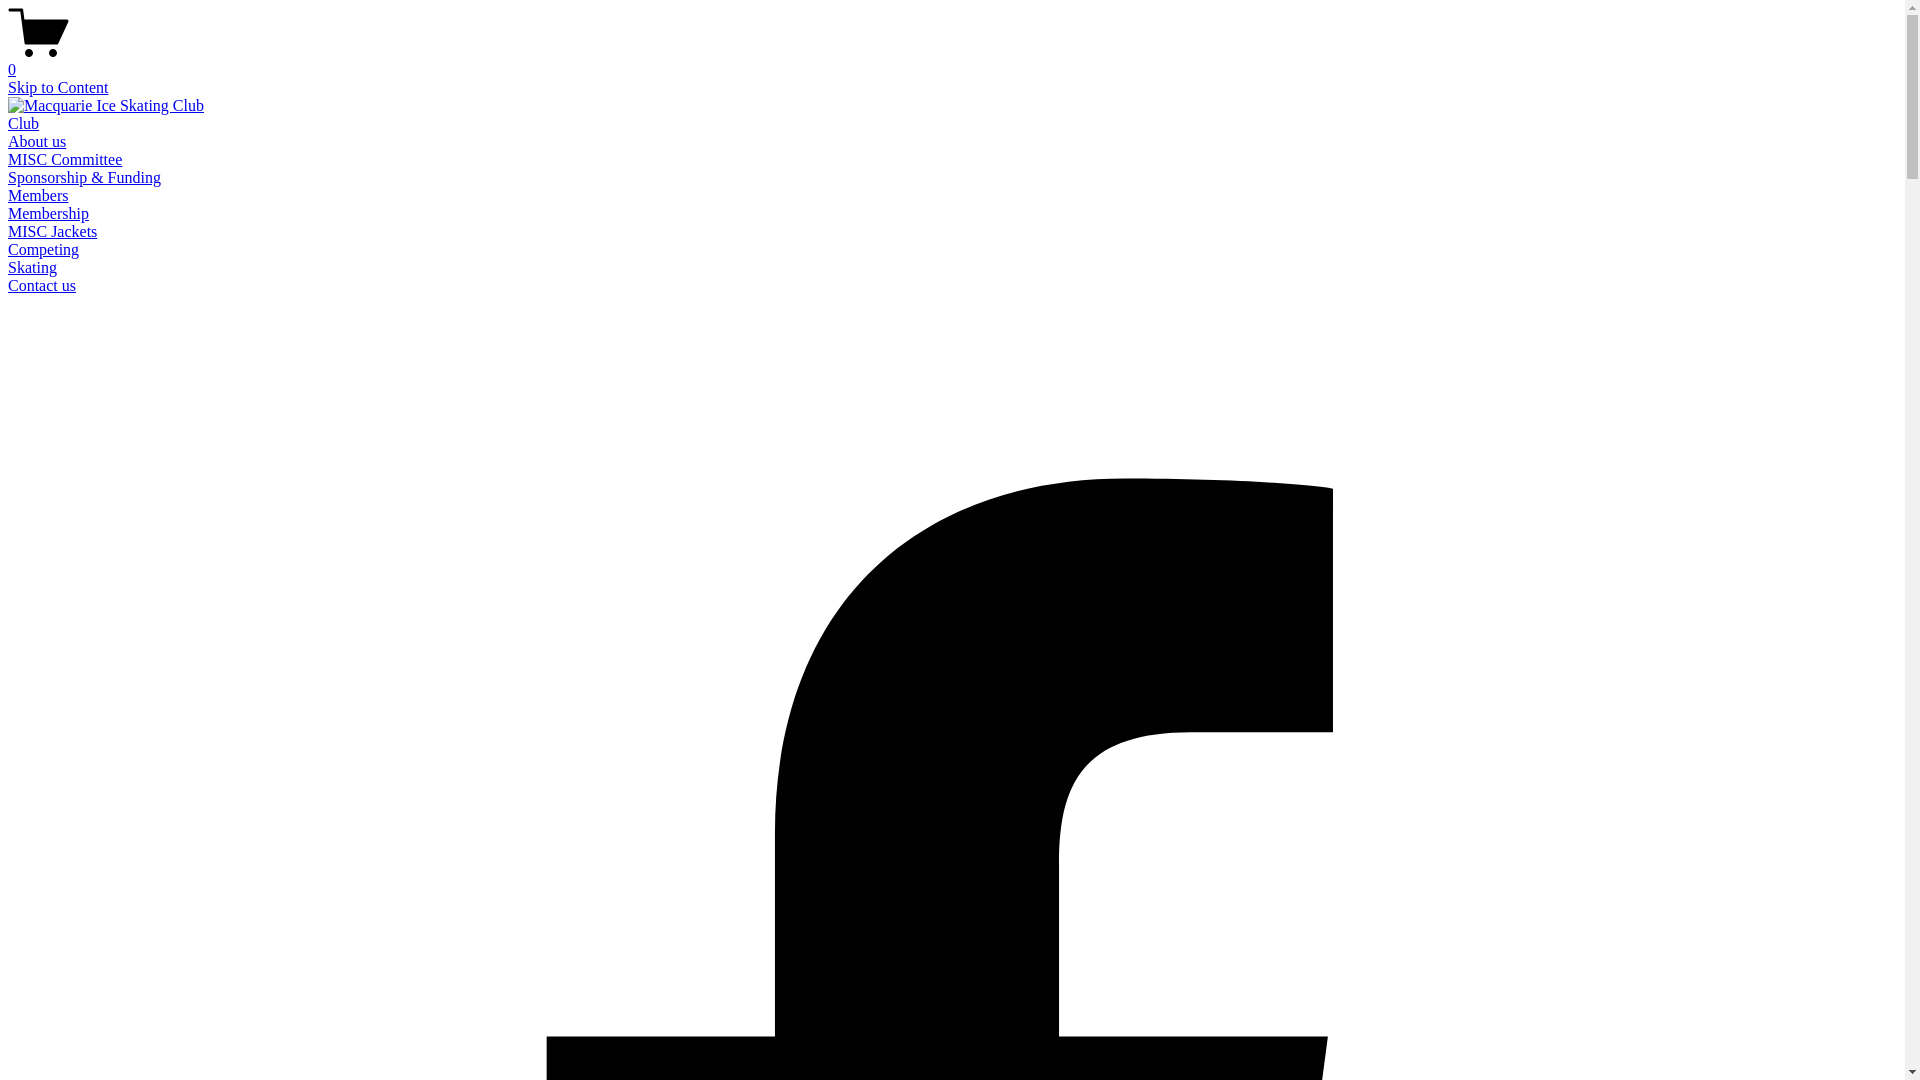  I want to click on 'Contact us', so click(42, 285).